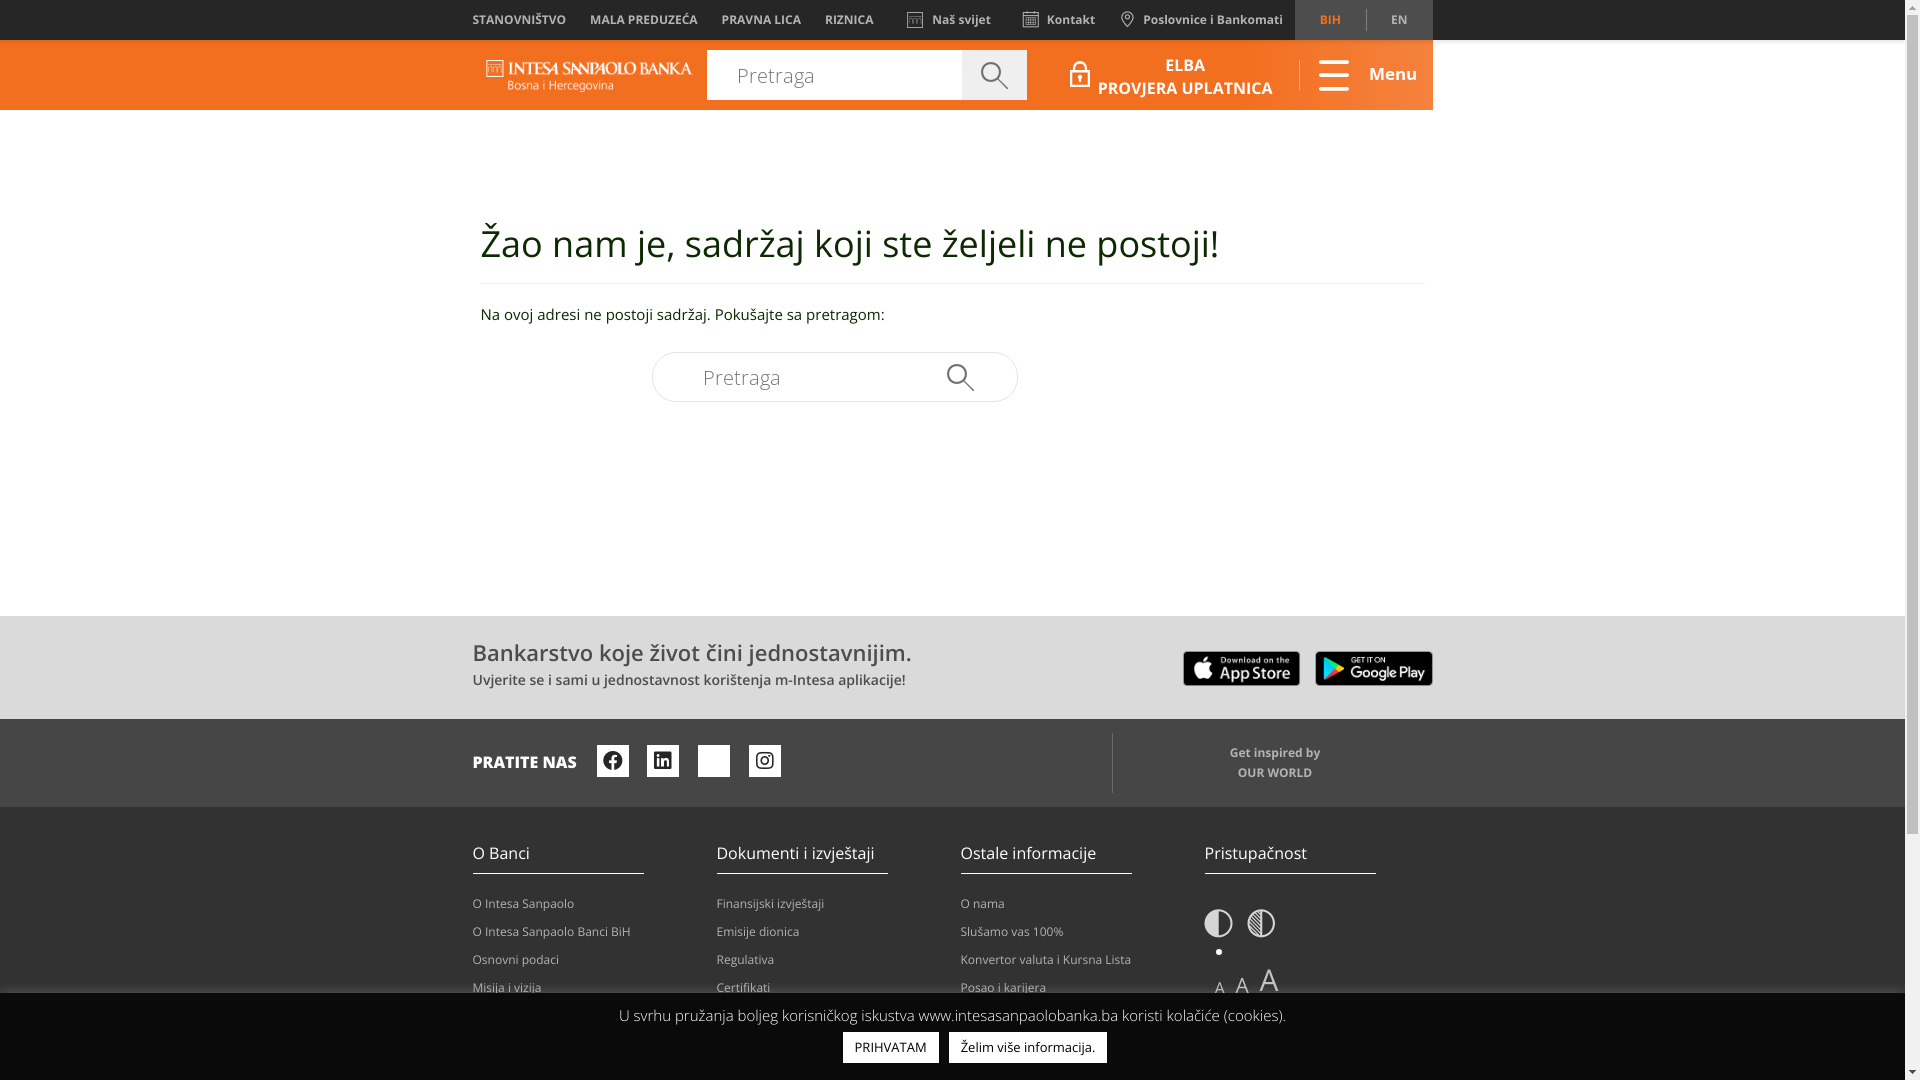 The width and height of the screenshot is (1920, 1080). What do you see at coordinates (588, 75) in the screenshot?
I see `'Intesa Sanpaolo BiH'` at bounding box center [588, 75].